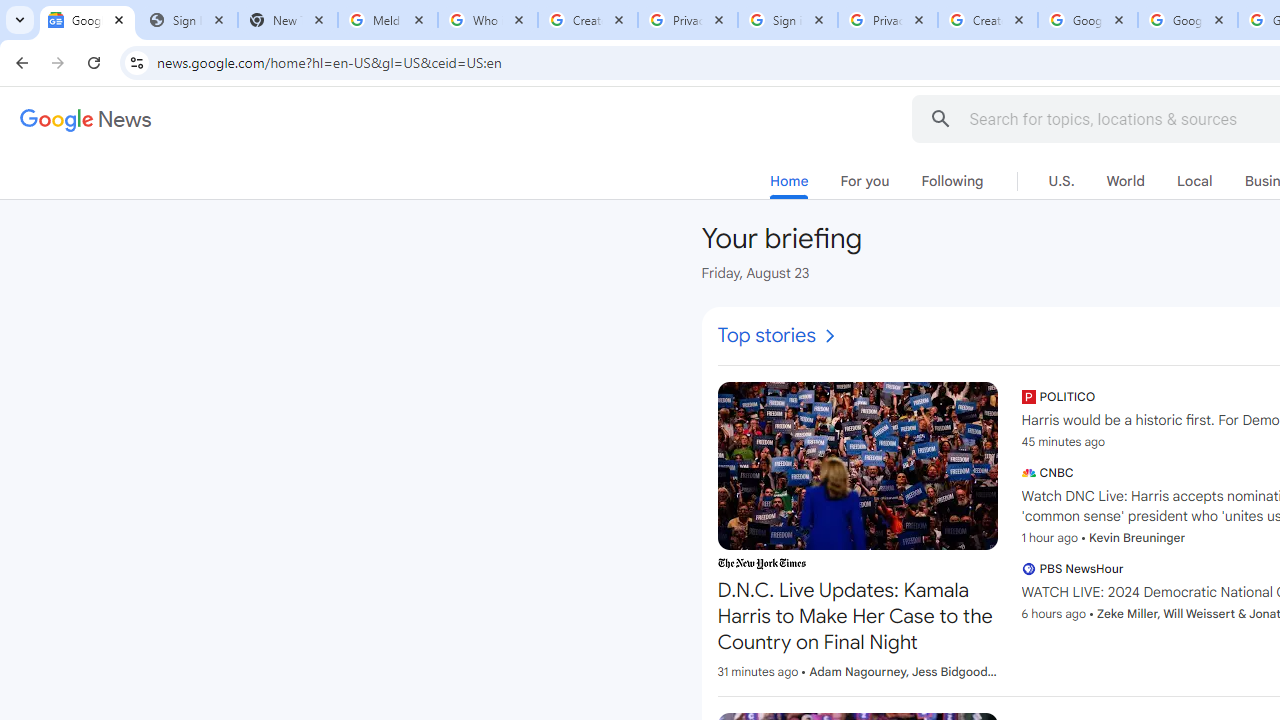 The image size is (1280, 720). Describe the element at coordinates (487, 20) in the screenshot. I see `'Who is my administrator? - Google Account Help'` at that location.